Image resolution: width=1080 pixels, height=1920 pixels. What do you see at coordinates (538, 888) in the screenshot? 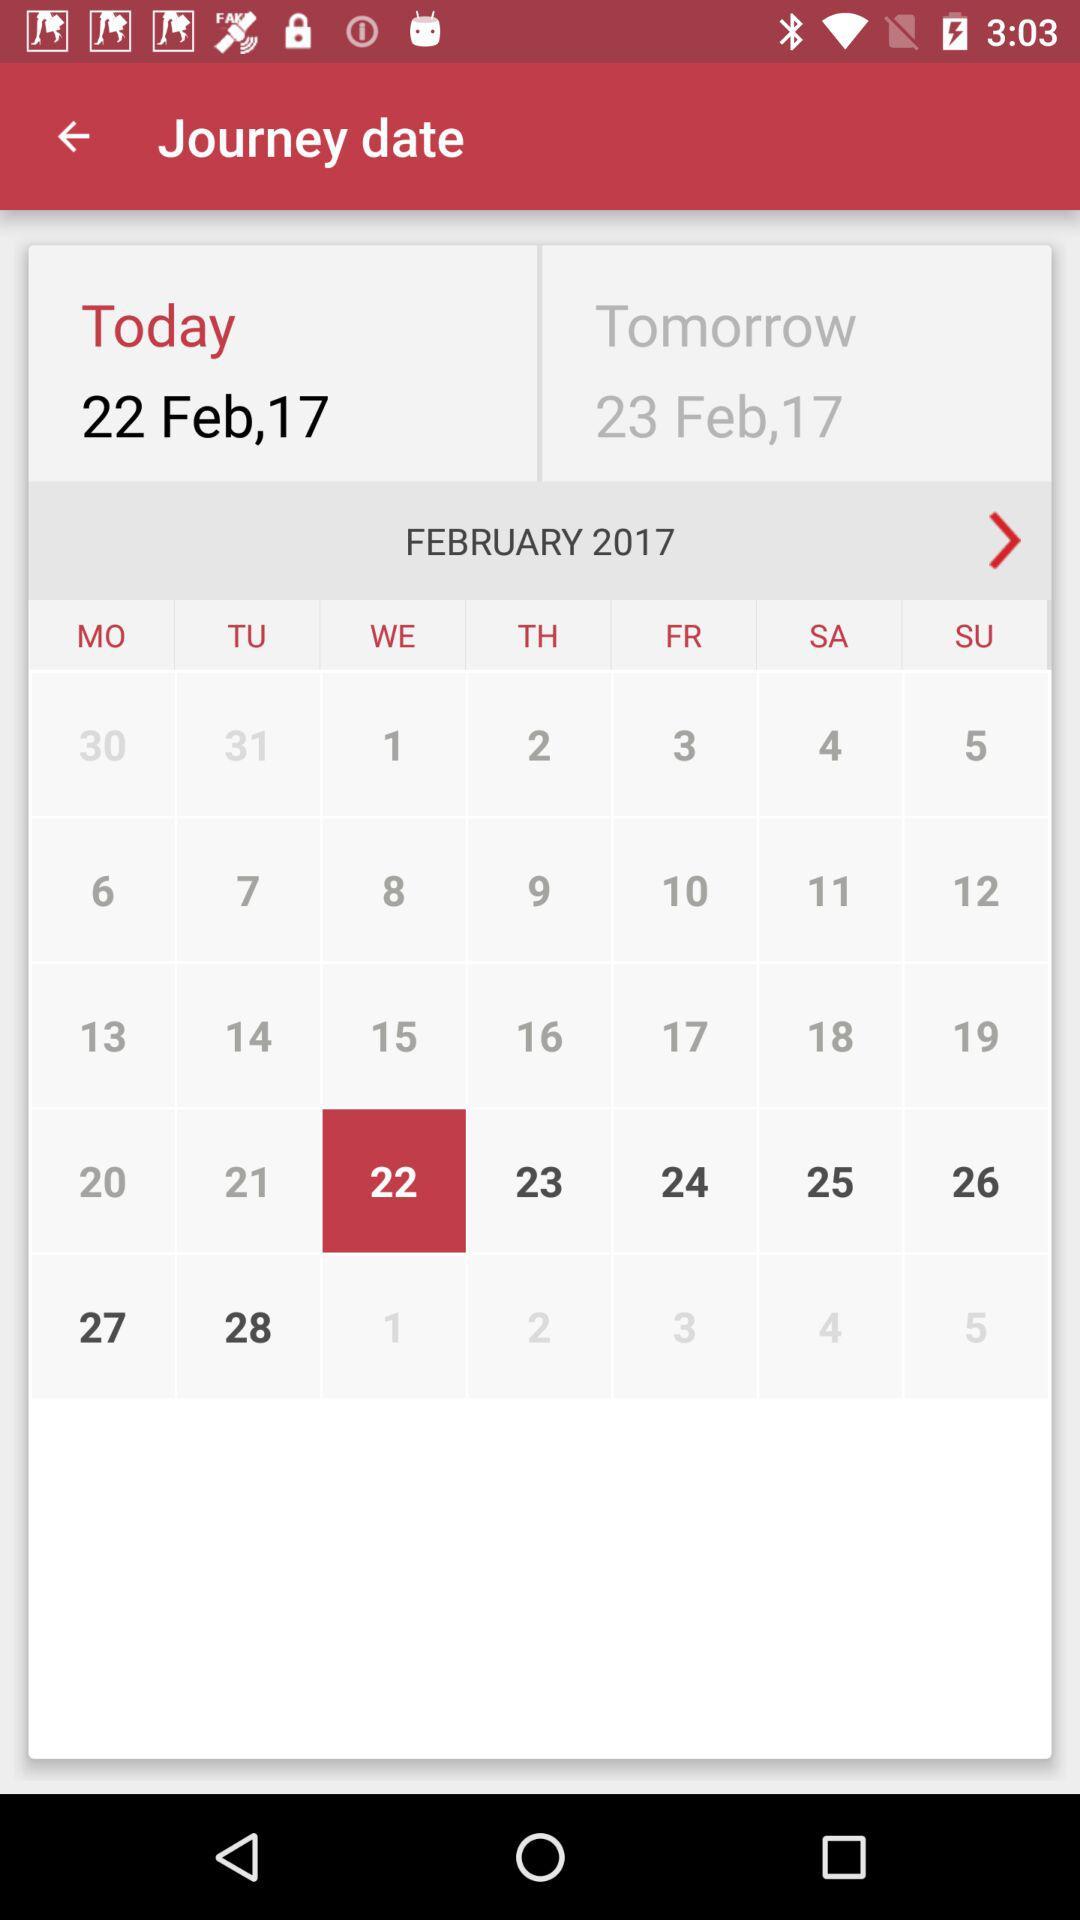
I see `the 9 icon` at bounding box center [538, 888].